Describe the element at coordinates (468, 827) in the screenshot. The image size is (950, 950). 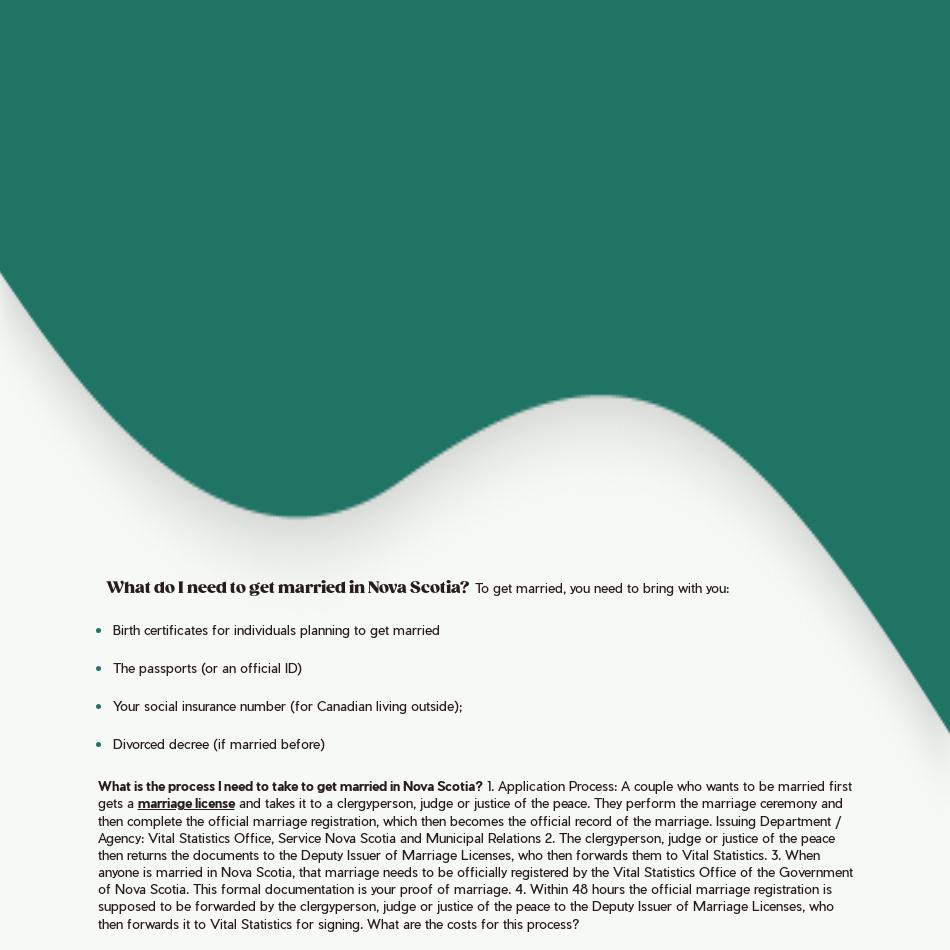
I see `'Issuing Department / Agency: Vital Statistics Office, Service Nova Scotia and Municipal Relations'` at that location.